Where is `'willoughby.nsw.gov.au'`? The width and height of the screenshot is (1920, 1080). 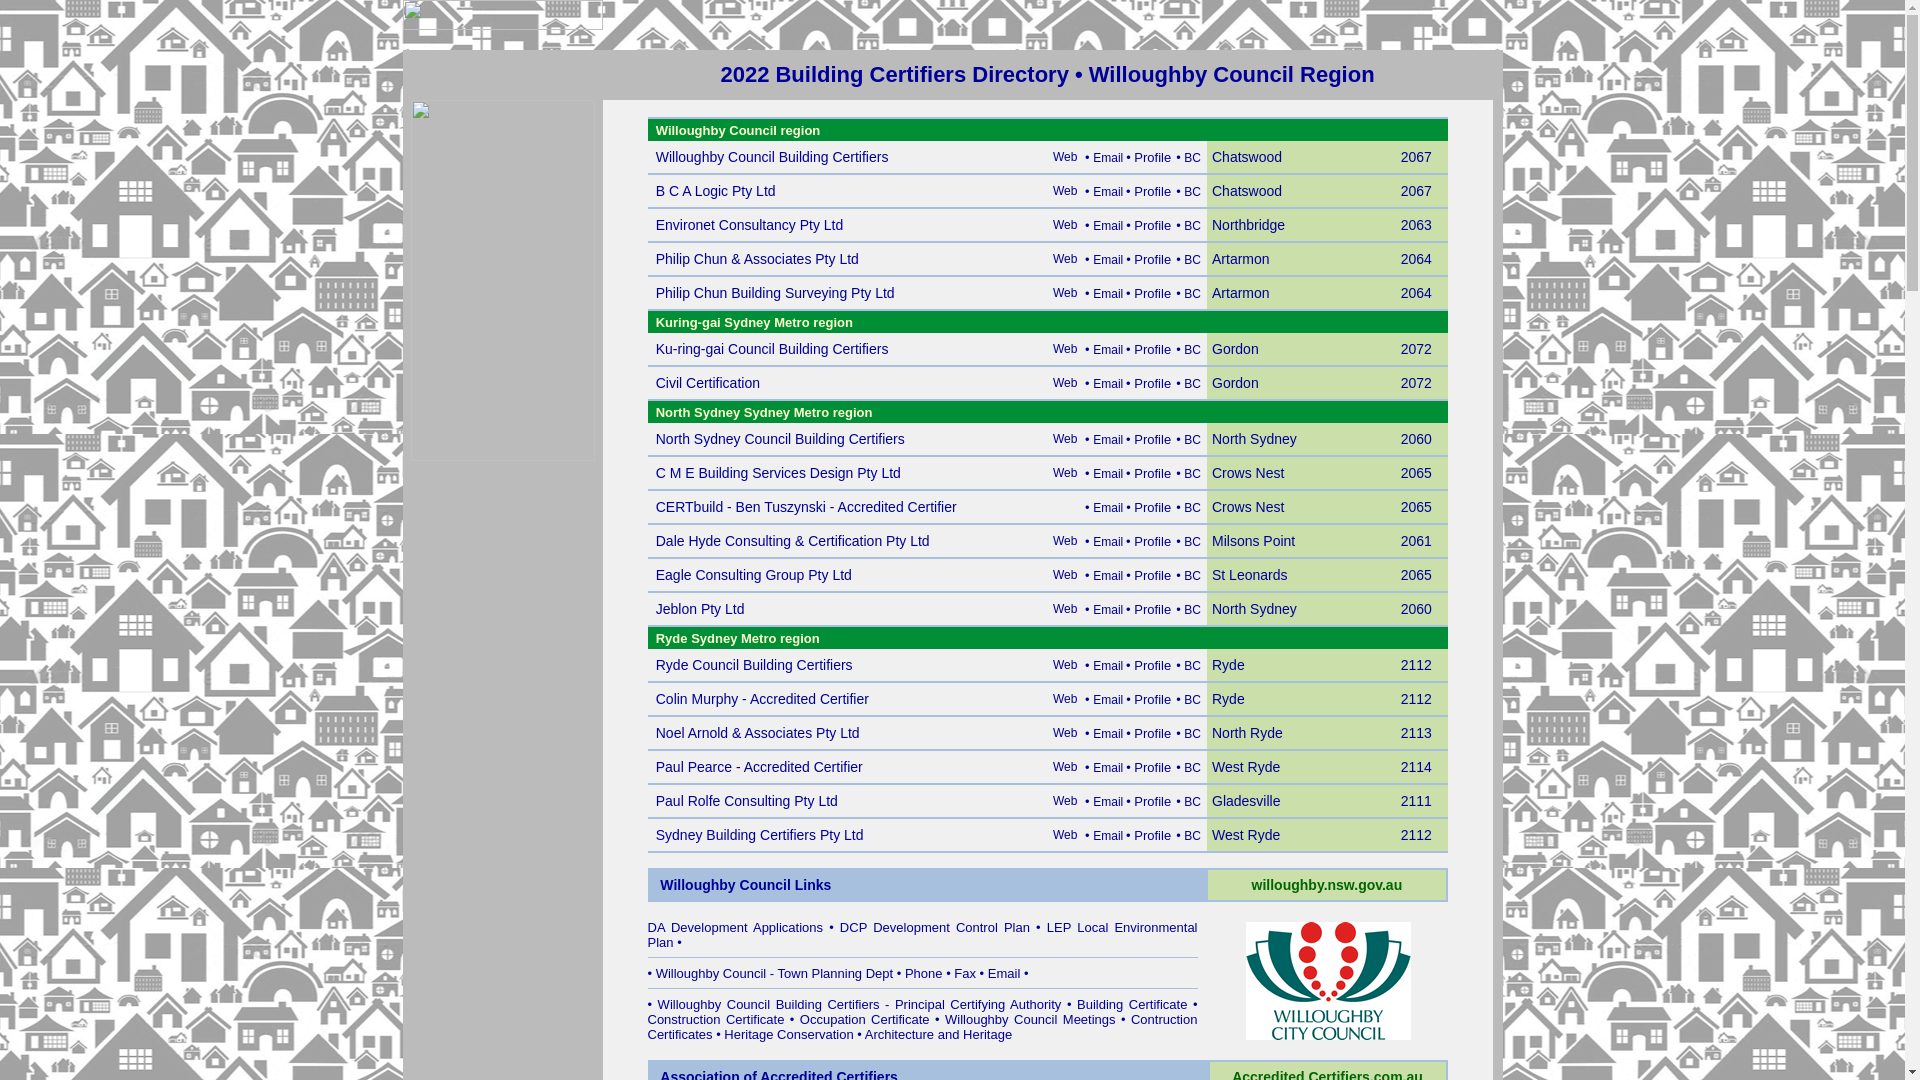 'willoughby.nsw.gov.au' is located at coordinates (1327, 884).